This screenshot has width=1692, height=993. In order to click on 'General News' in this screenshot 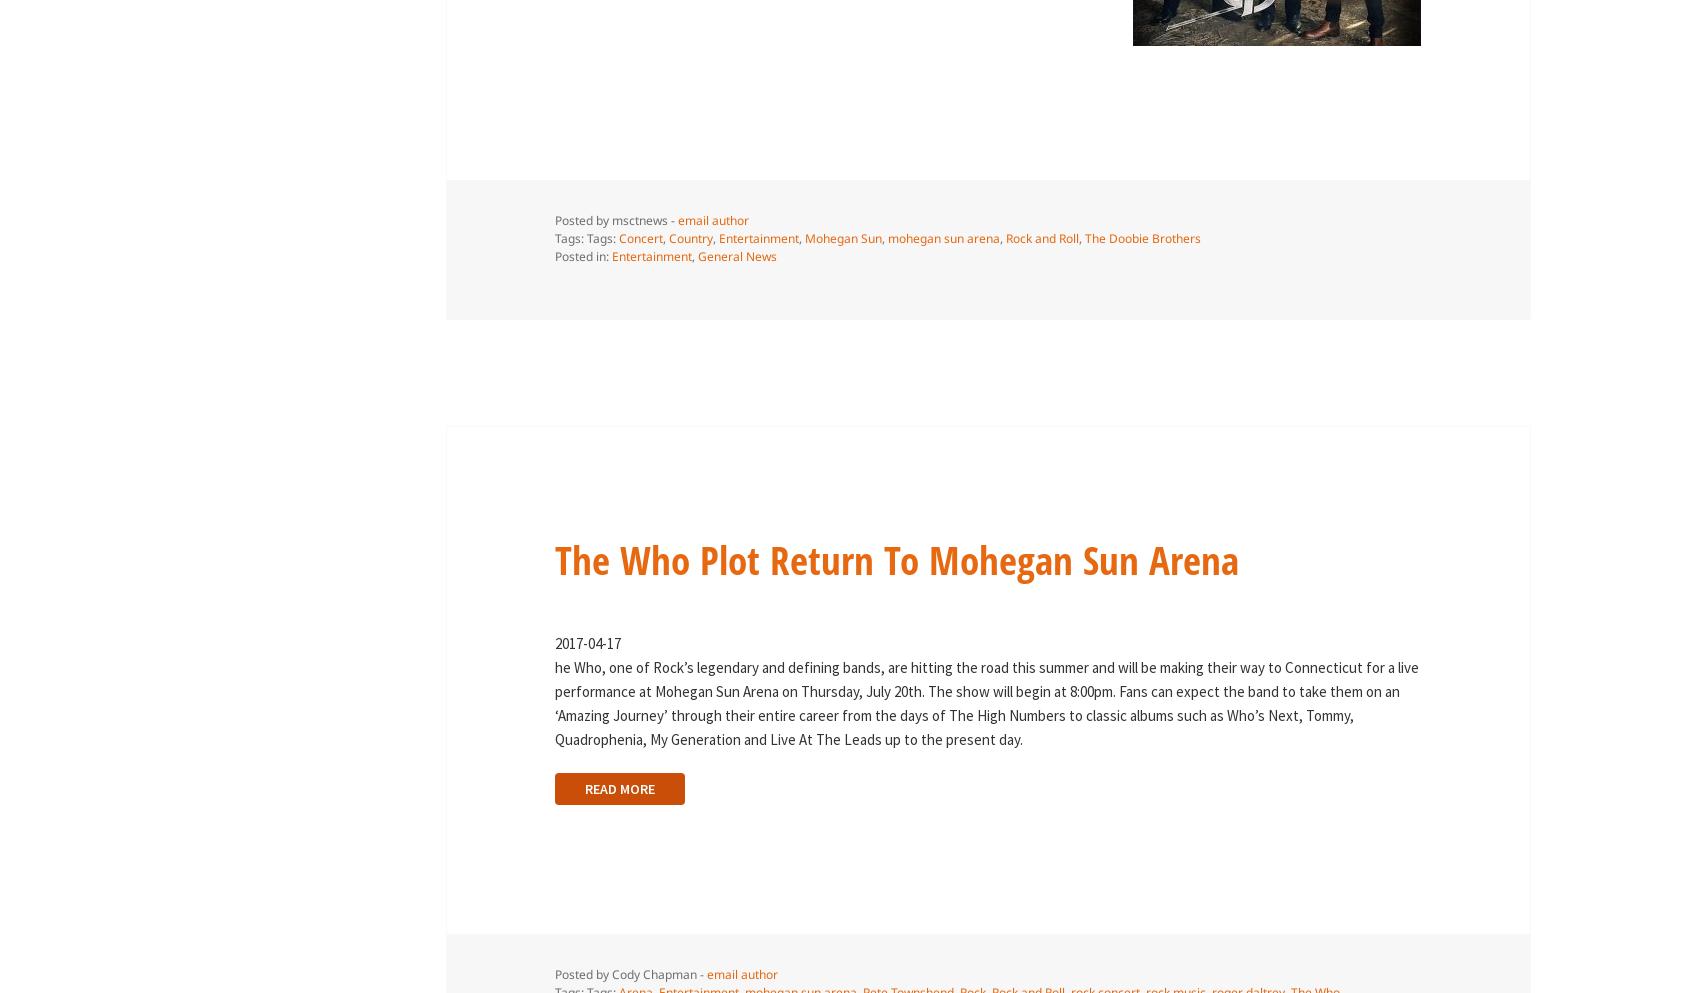, I will do `click(696, 255)`.